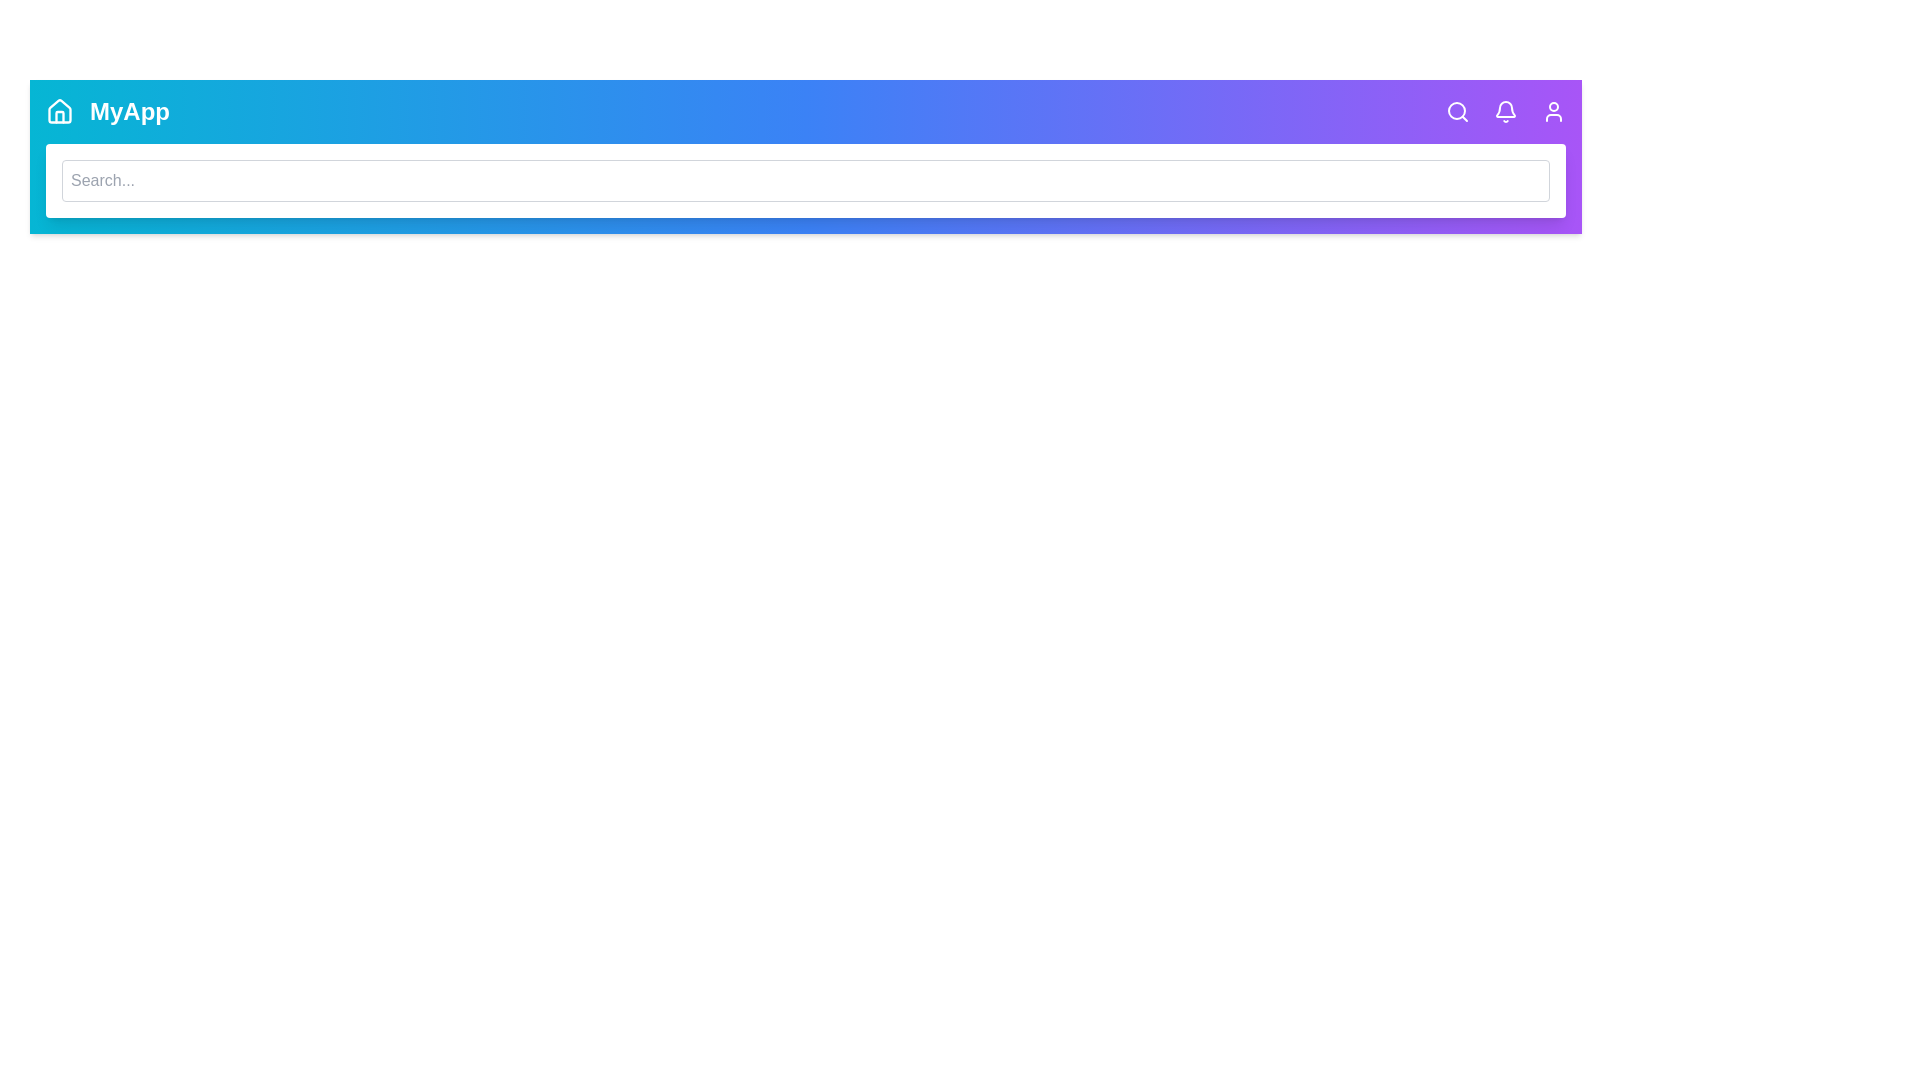  I want to click on the search icon to activate the search functionality, so click(1458, 111).